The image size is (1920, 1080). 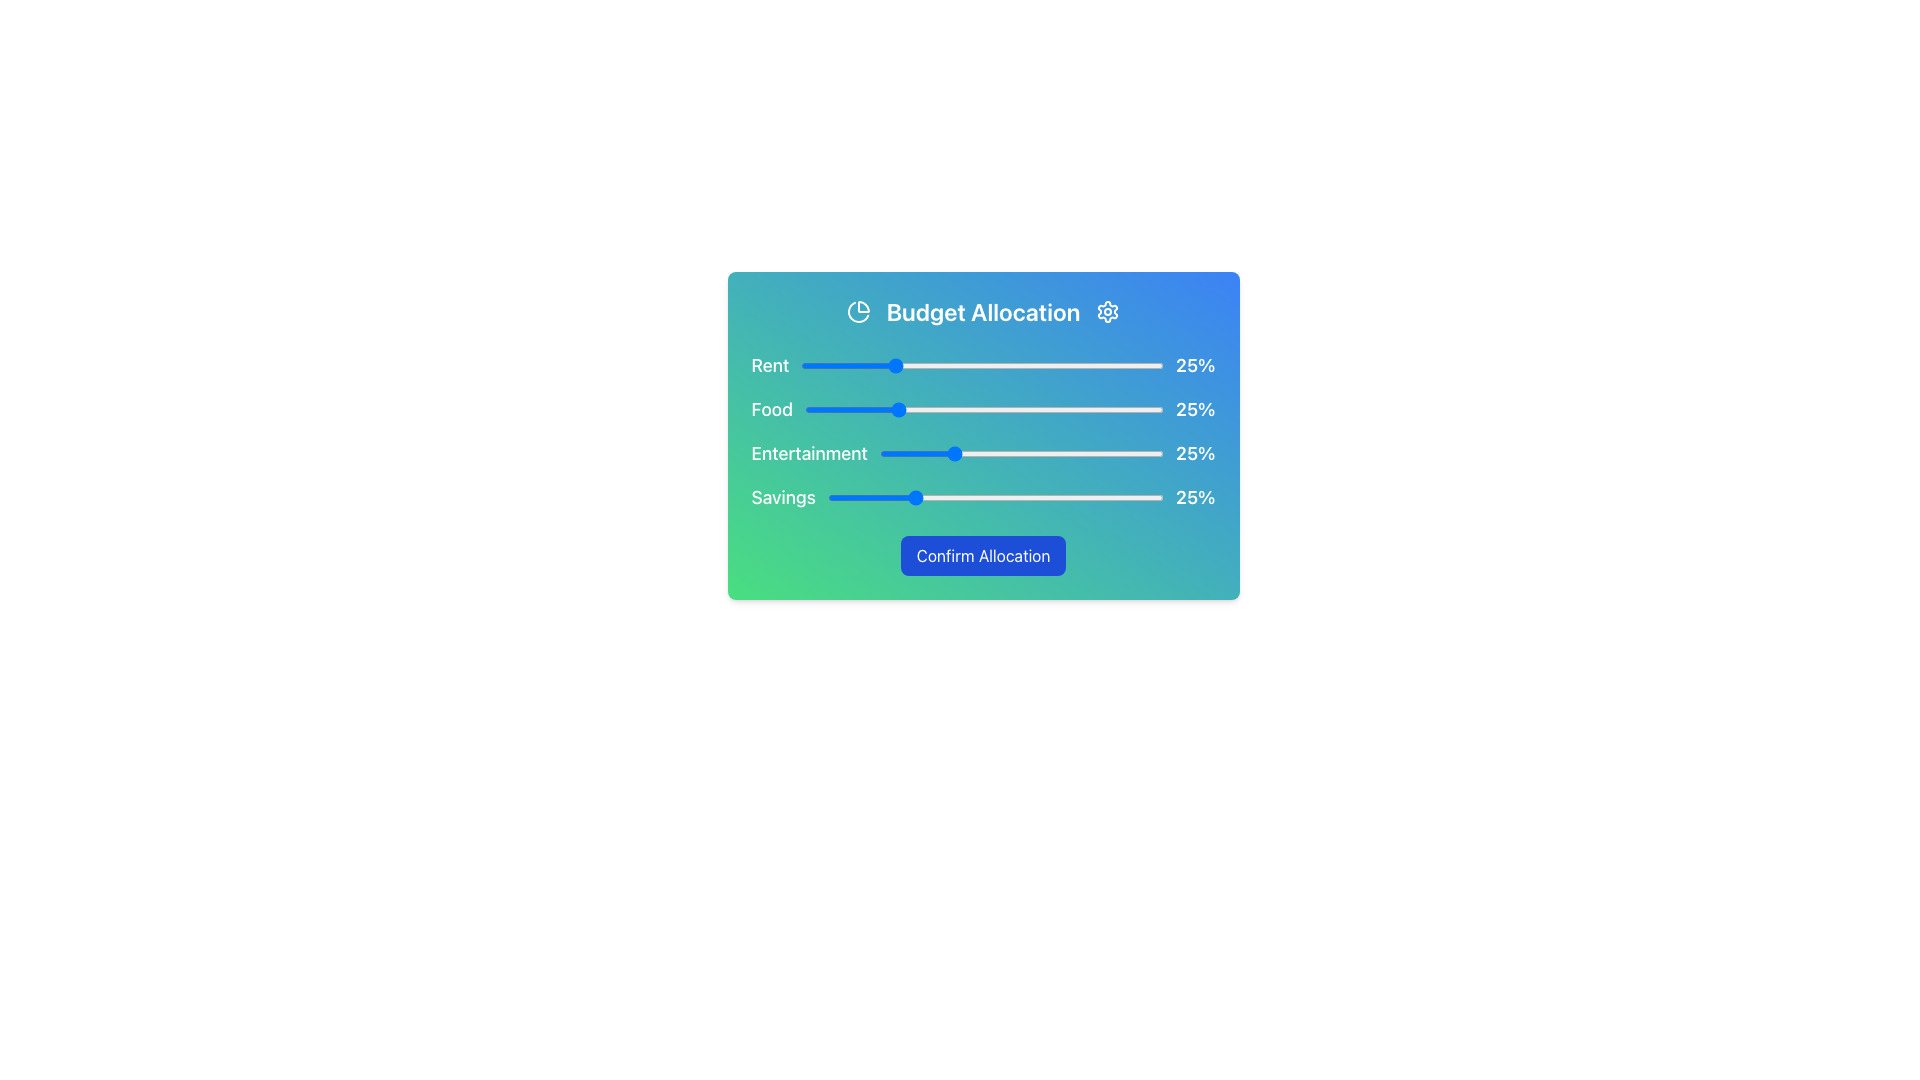 What do you see at coordinates (805, 366) in the screenshot?
I see `the 'Rent' allocation slider` at bounding box center [805, 366].